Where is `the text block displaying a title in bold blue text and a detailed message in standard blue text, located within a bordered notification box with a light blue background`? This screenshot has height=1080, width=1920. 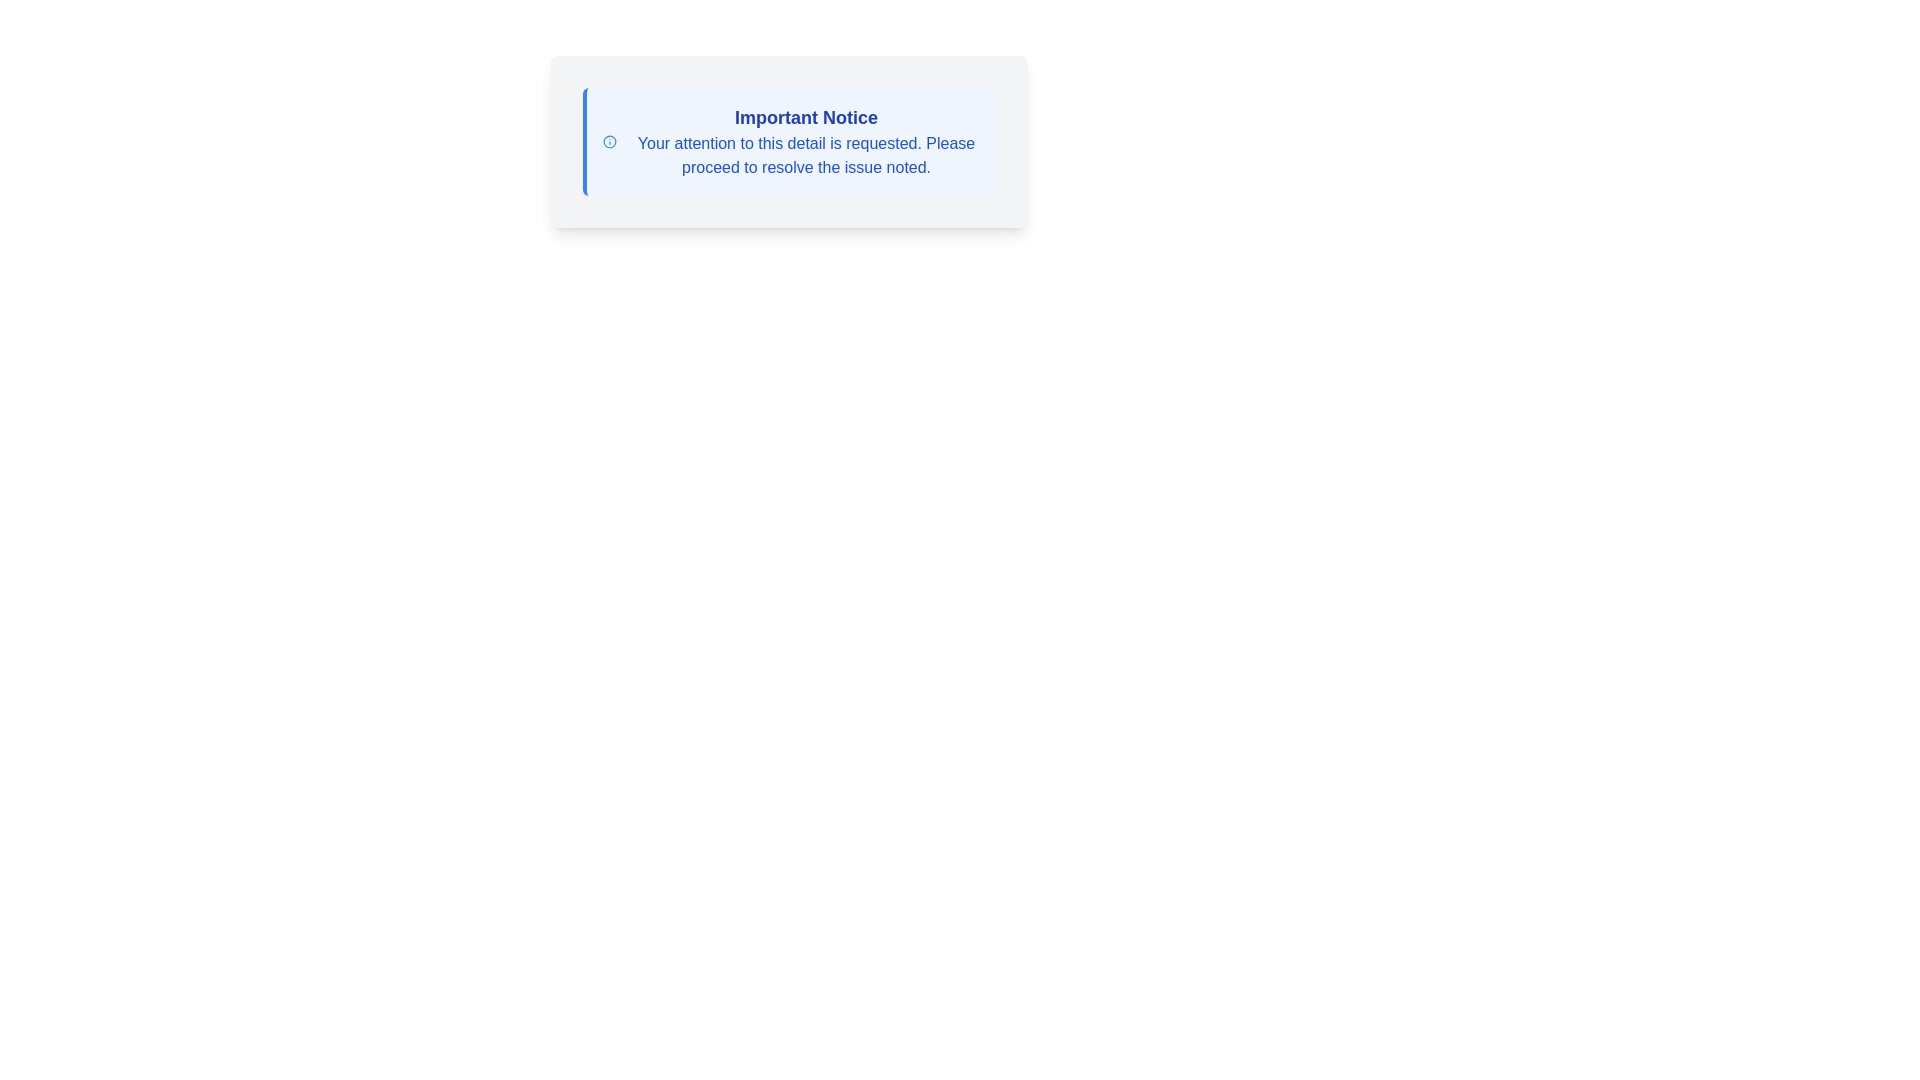 the text block displaying a title in bold blue text and a detailed message in standard blue text, located within a bordered notification box with a light blue background is located at coordinates (806, 141).